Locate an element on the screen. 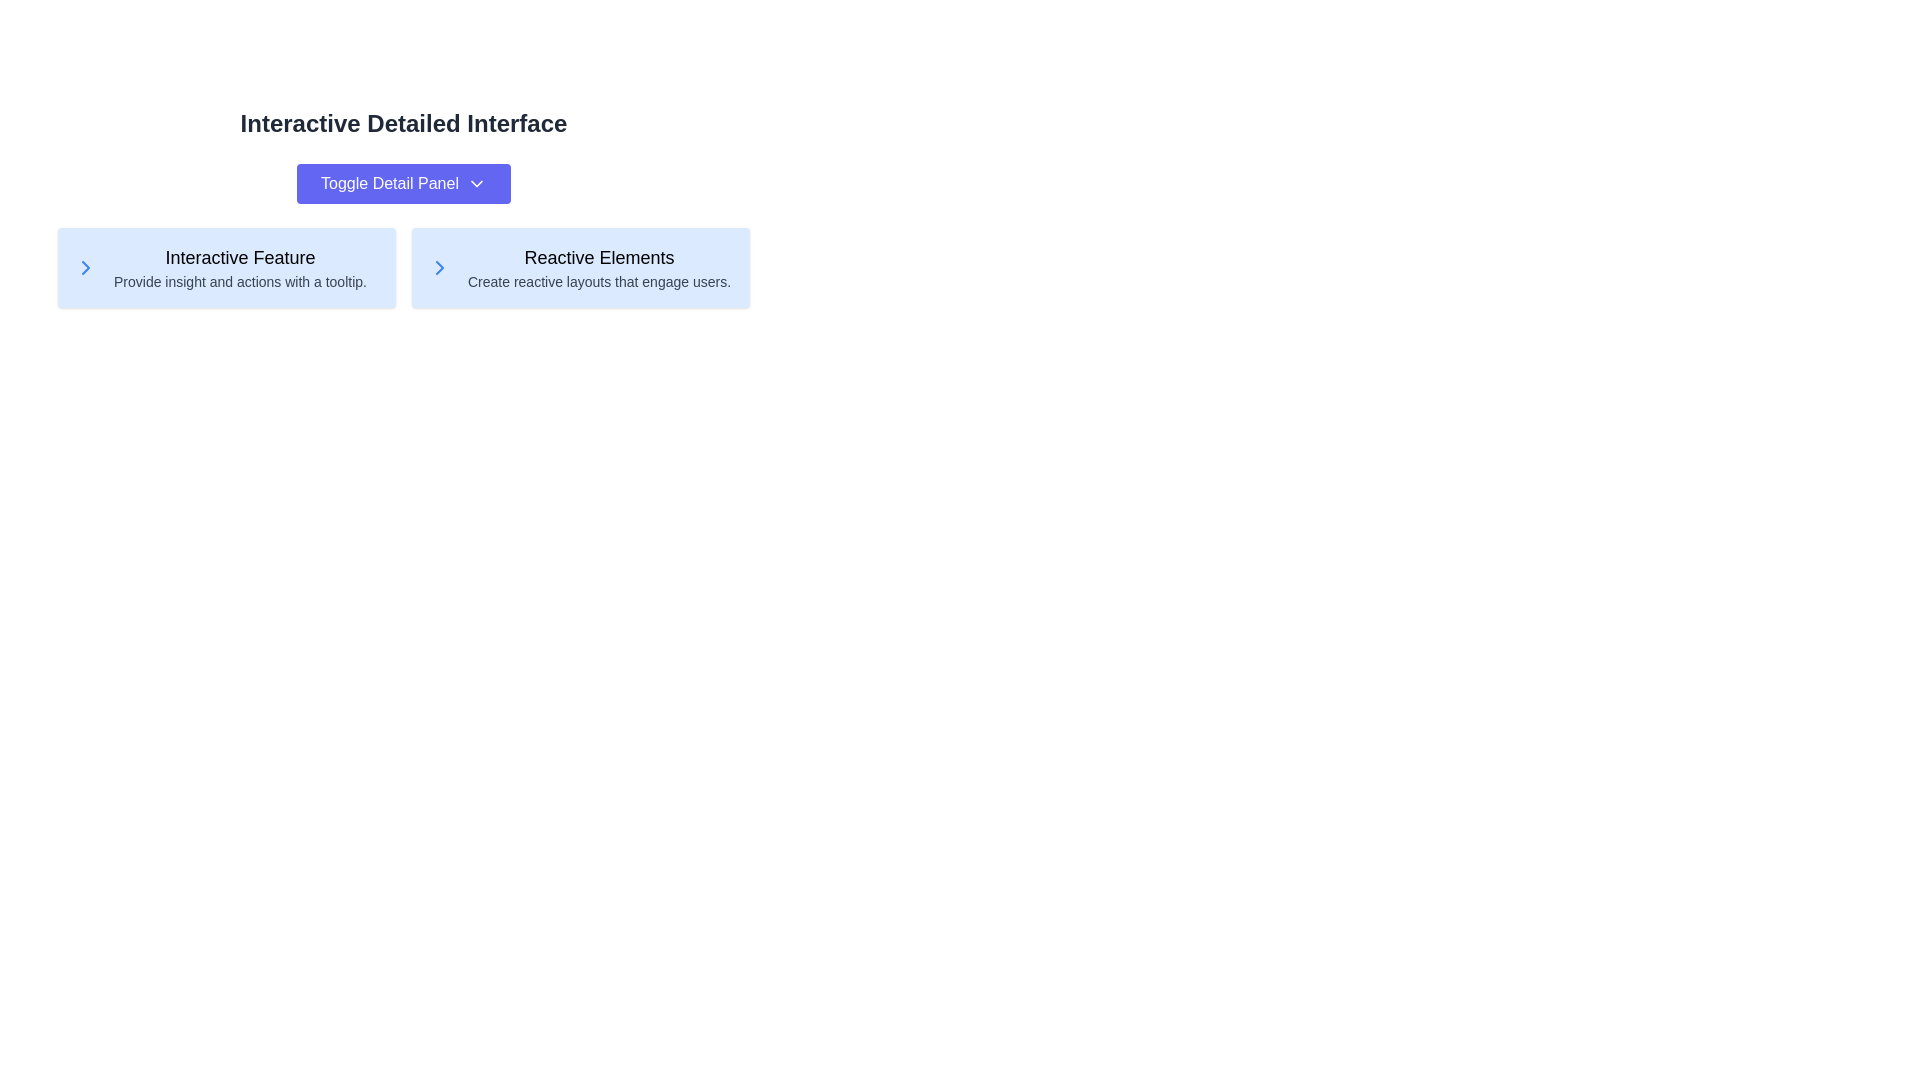 This screenshot has height=1080, width=1920. descriptive static text located within the 'Interactive Feature' section, positioned below its title and within a horizontally styled list of sections is located at coordinates (240, 281).